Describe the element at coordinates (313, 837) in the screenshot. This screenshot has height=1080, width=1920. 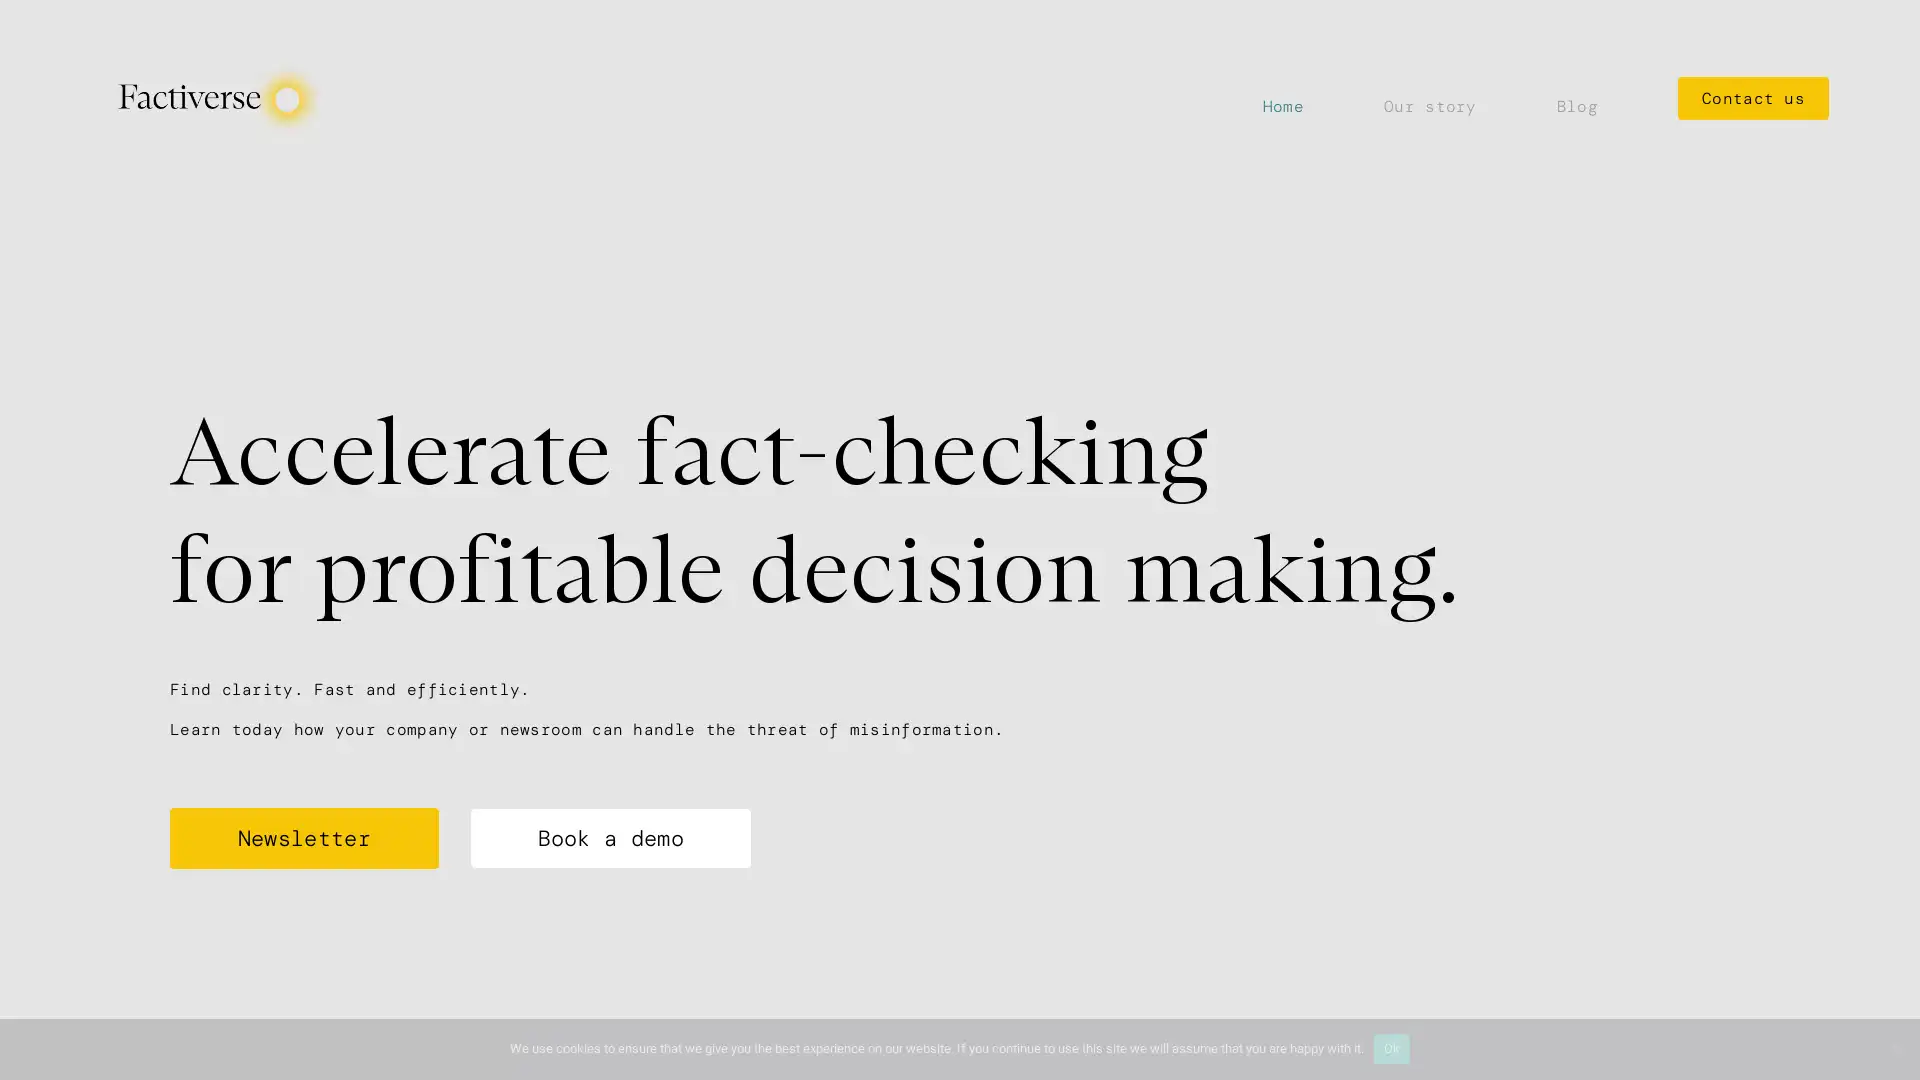
I see `Newsletter` at that location.